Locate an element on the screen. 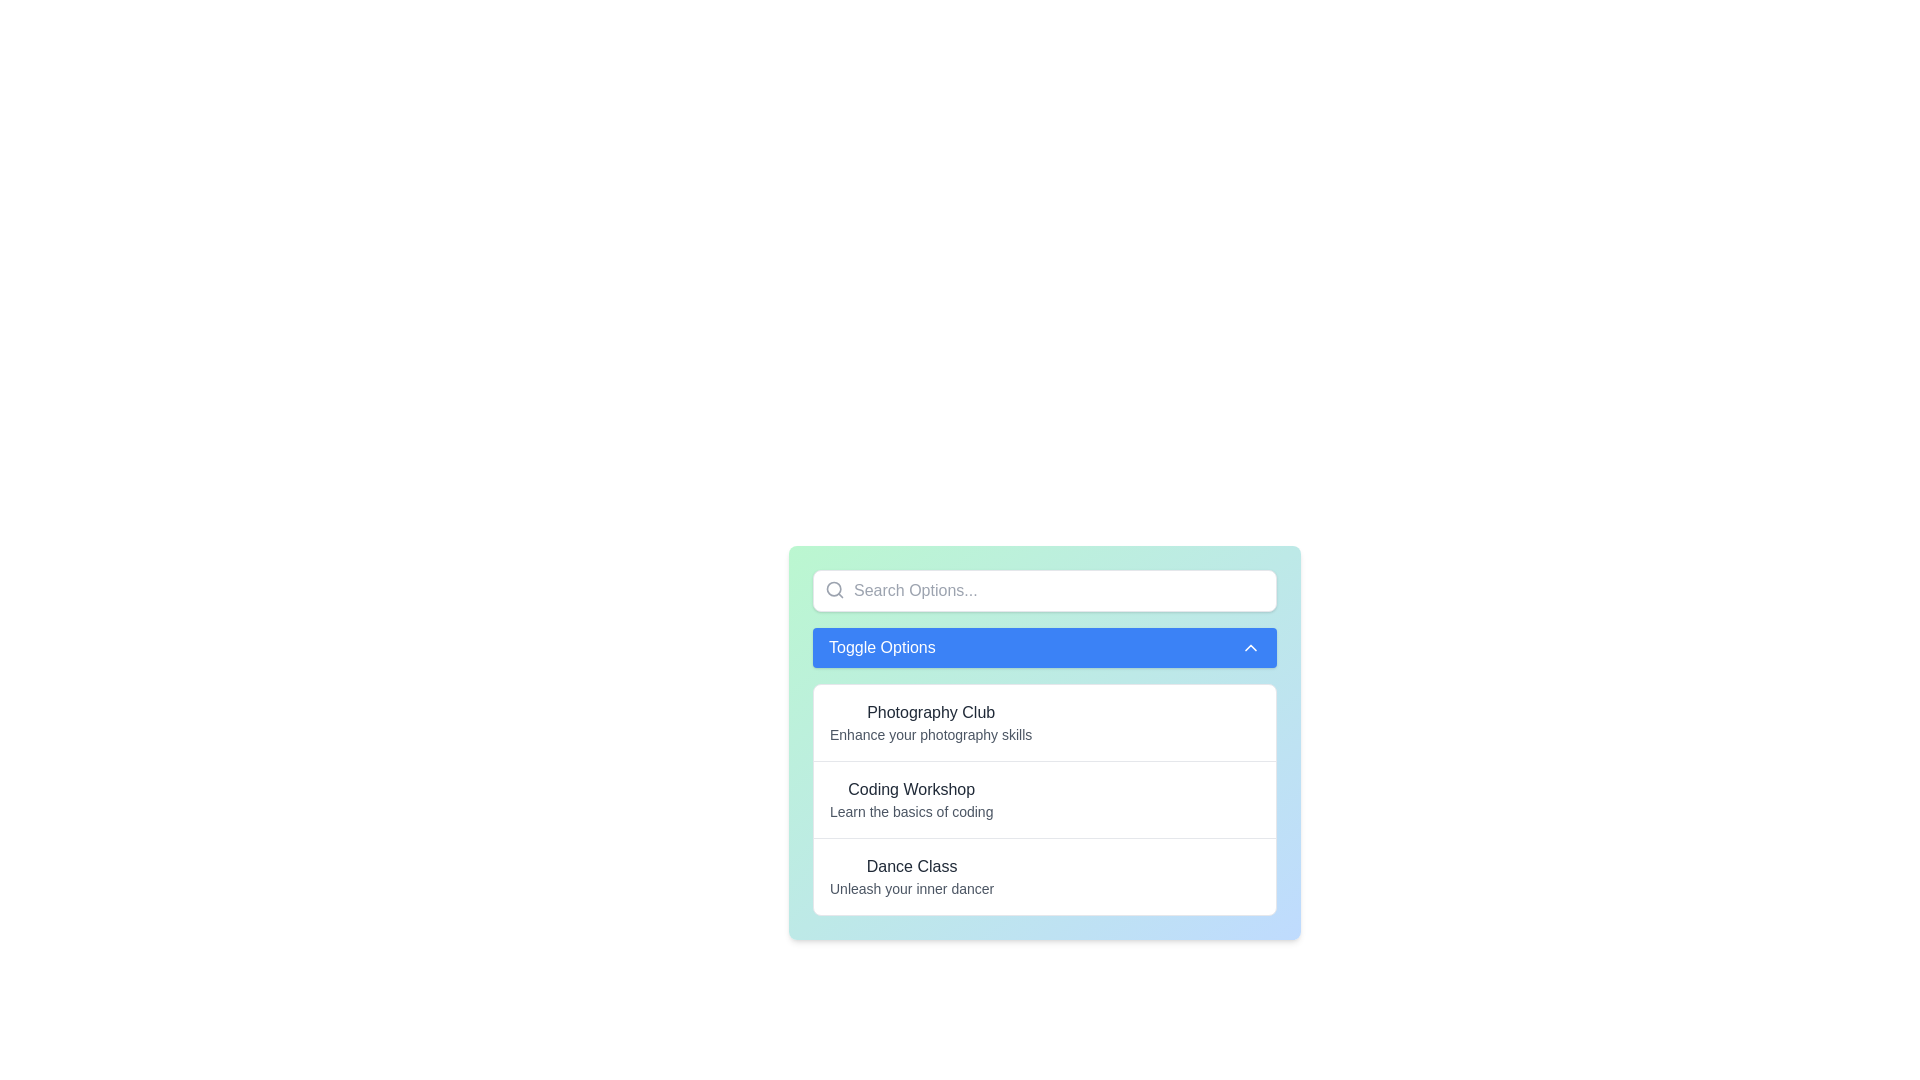 The height and width of the screenshot is (1080, 1920). textual label 'Photography Club' located within the dropdown interface, positioned above 'Enhance your photography skills' and below 'Toggle Options' is located at coordinates (930, 712).